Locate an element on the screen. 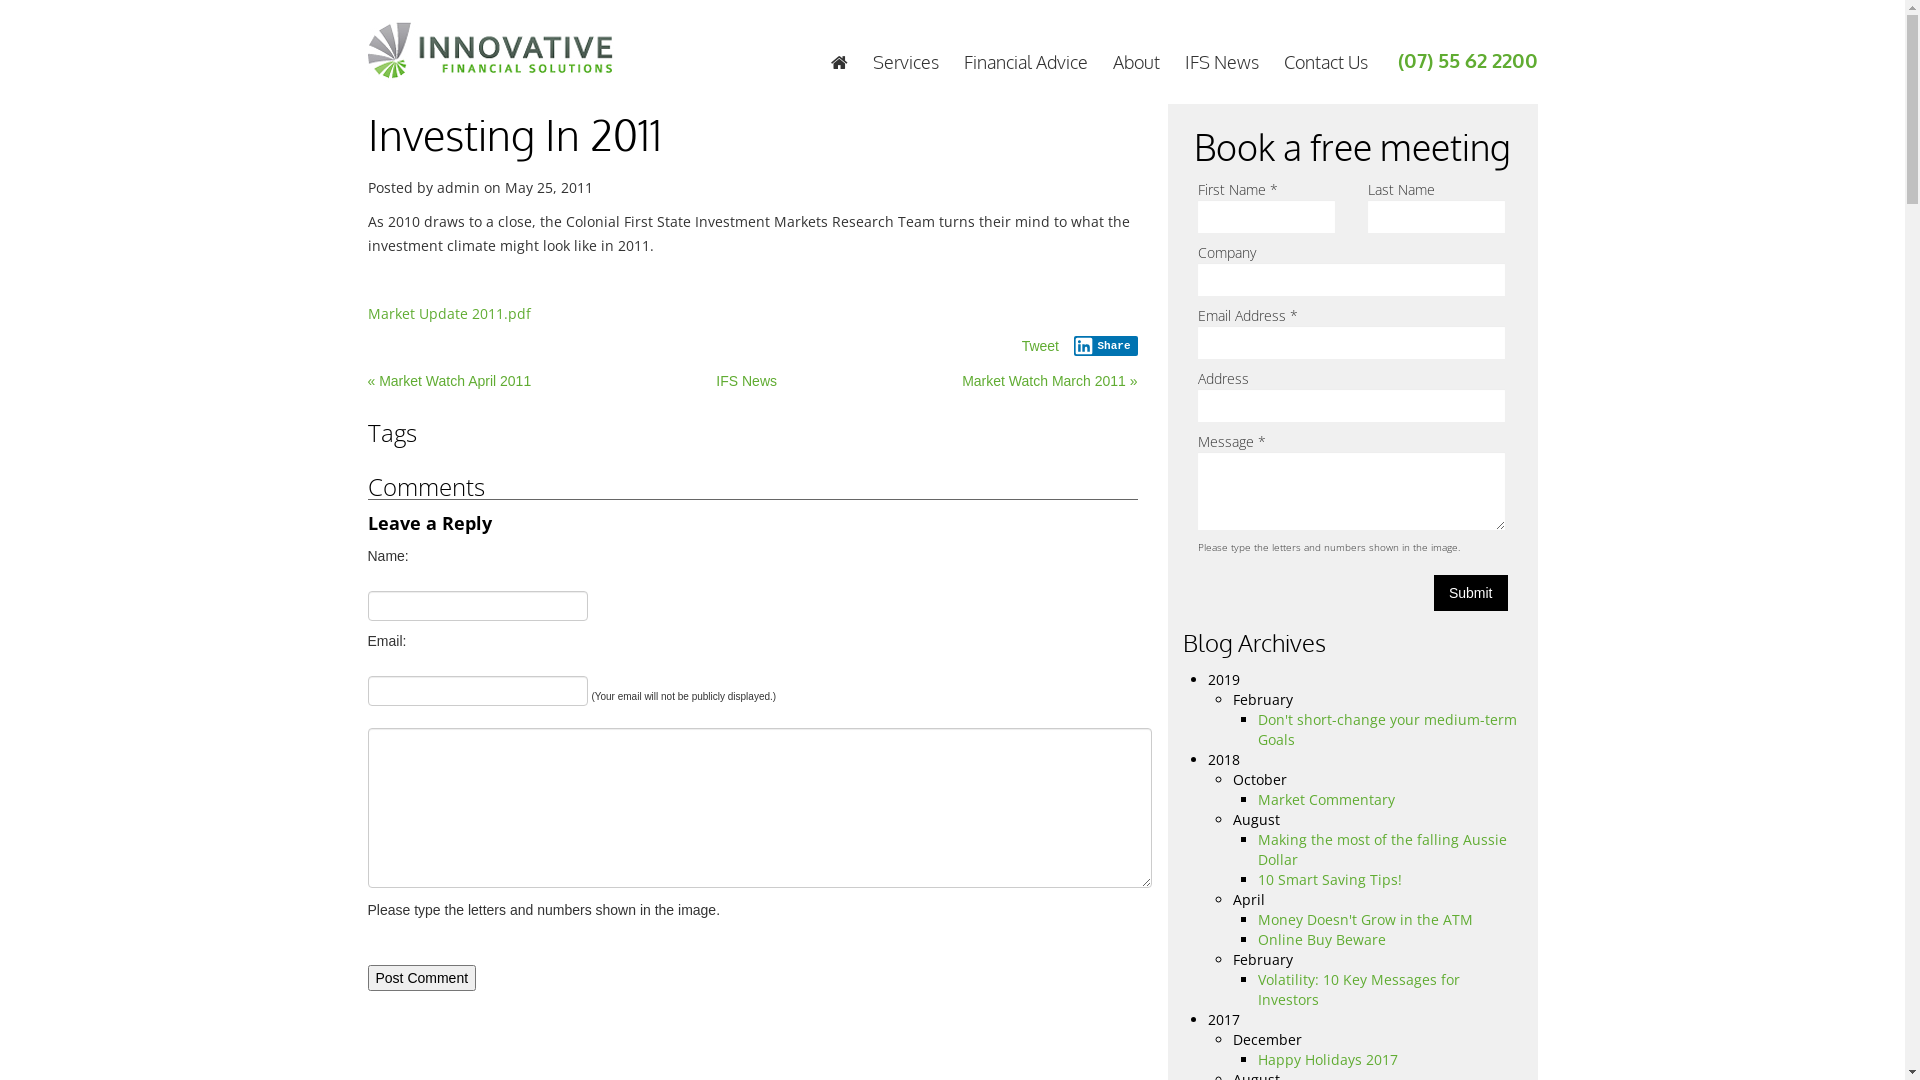 The image size is (1920, 1080). 'Contact Us' is located at coordinates (1325, 60).